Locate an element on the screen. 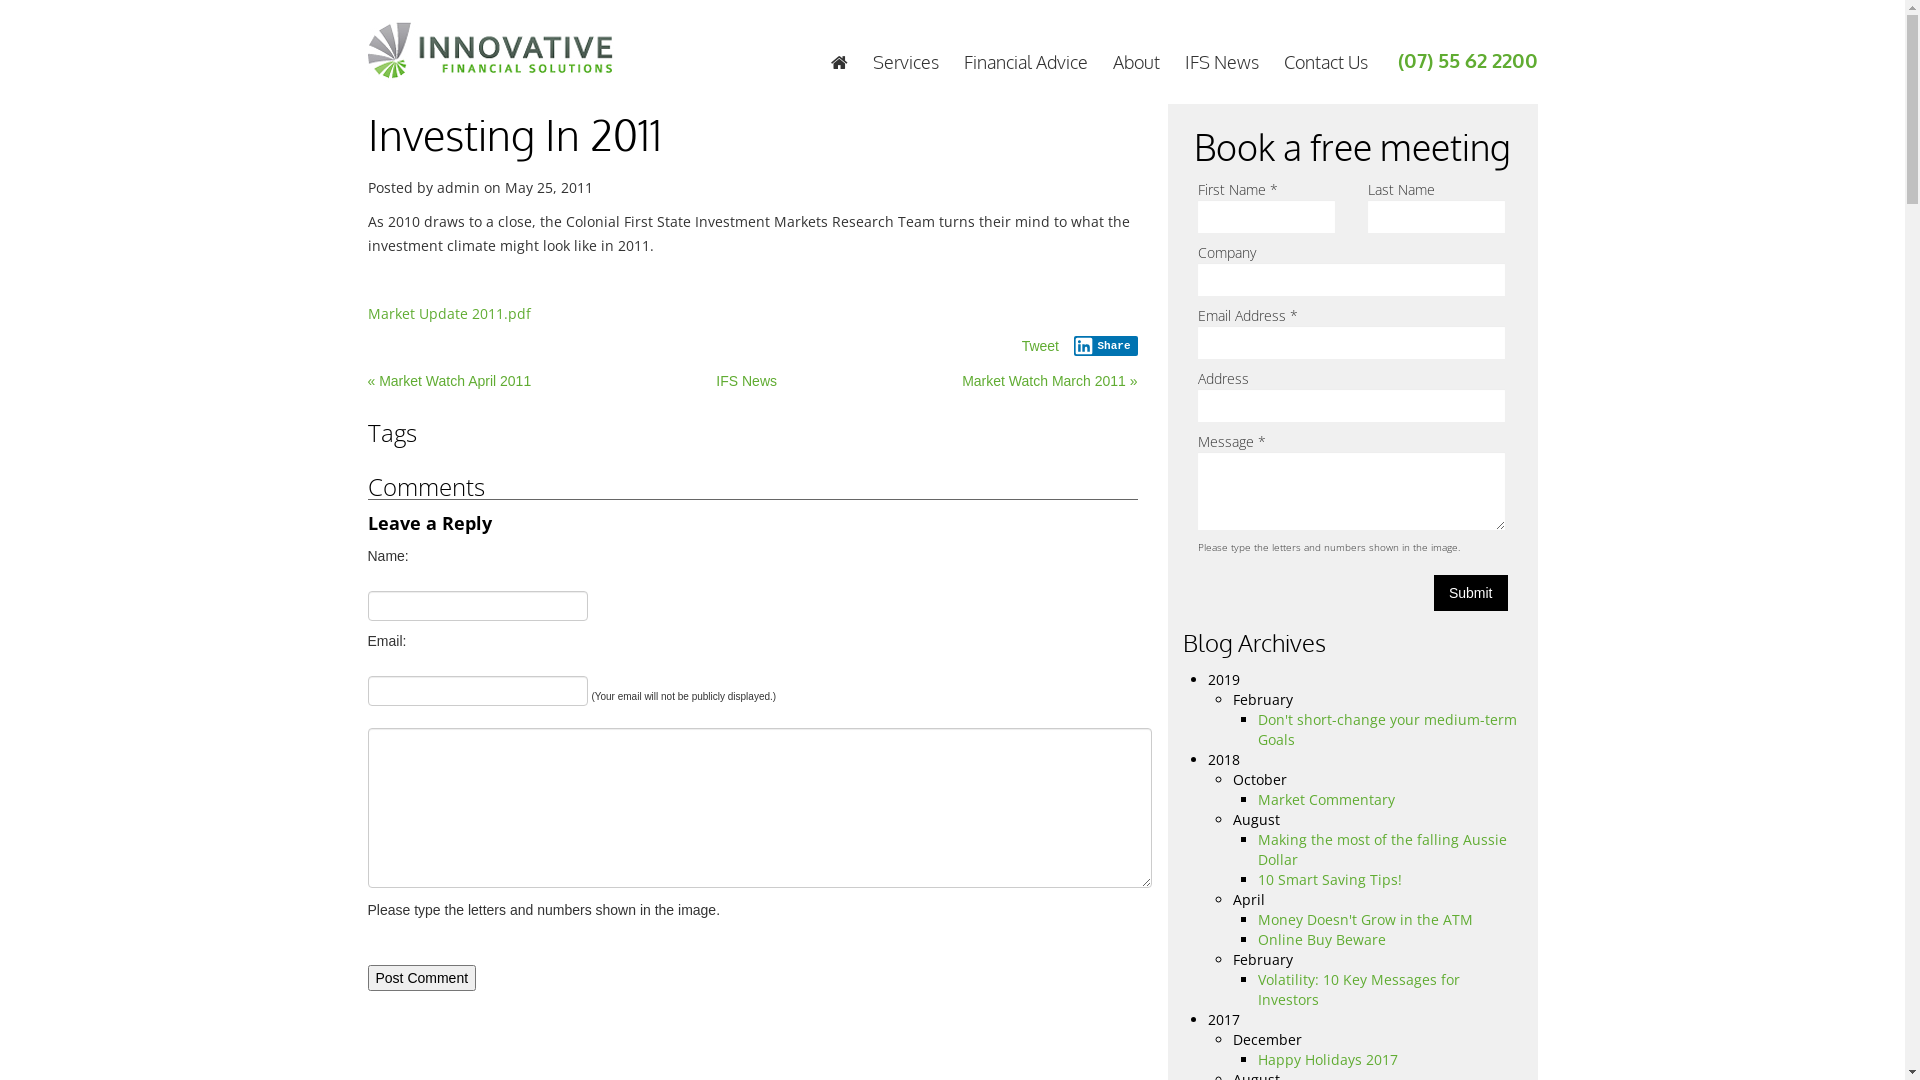 The image size is (1920, 1080). 'Contact Us' is located at coordinates (1325, 60).